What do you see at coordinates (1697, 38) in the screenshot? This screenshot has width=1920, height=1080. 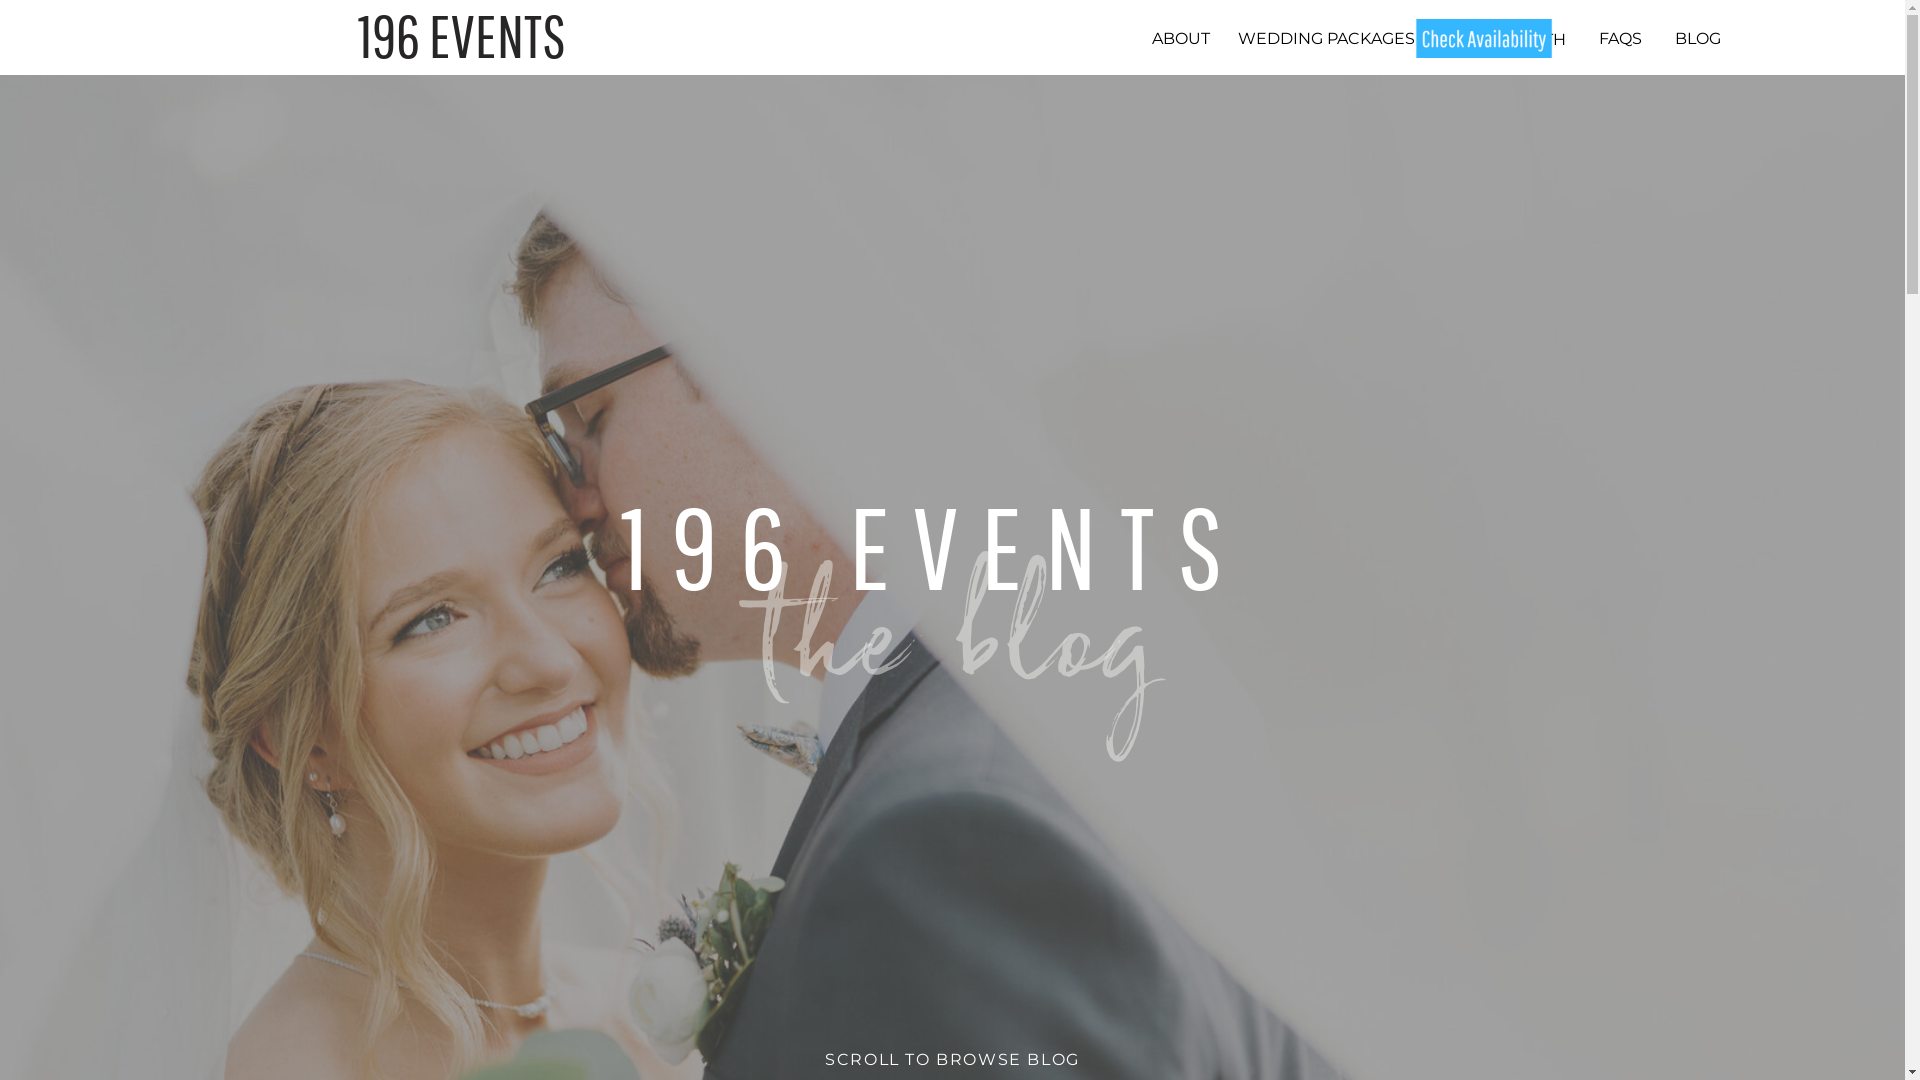 I see `'BLOG'` at bounding box center [1697, 38].